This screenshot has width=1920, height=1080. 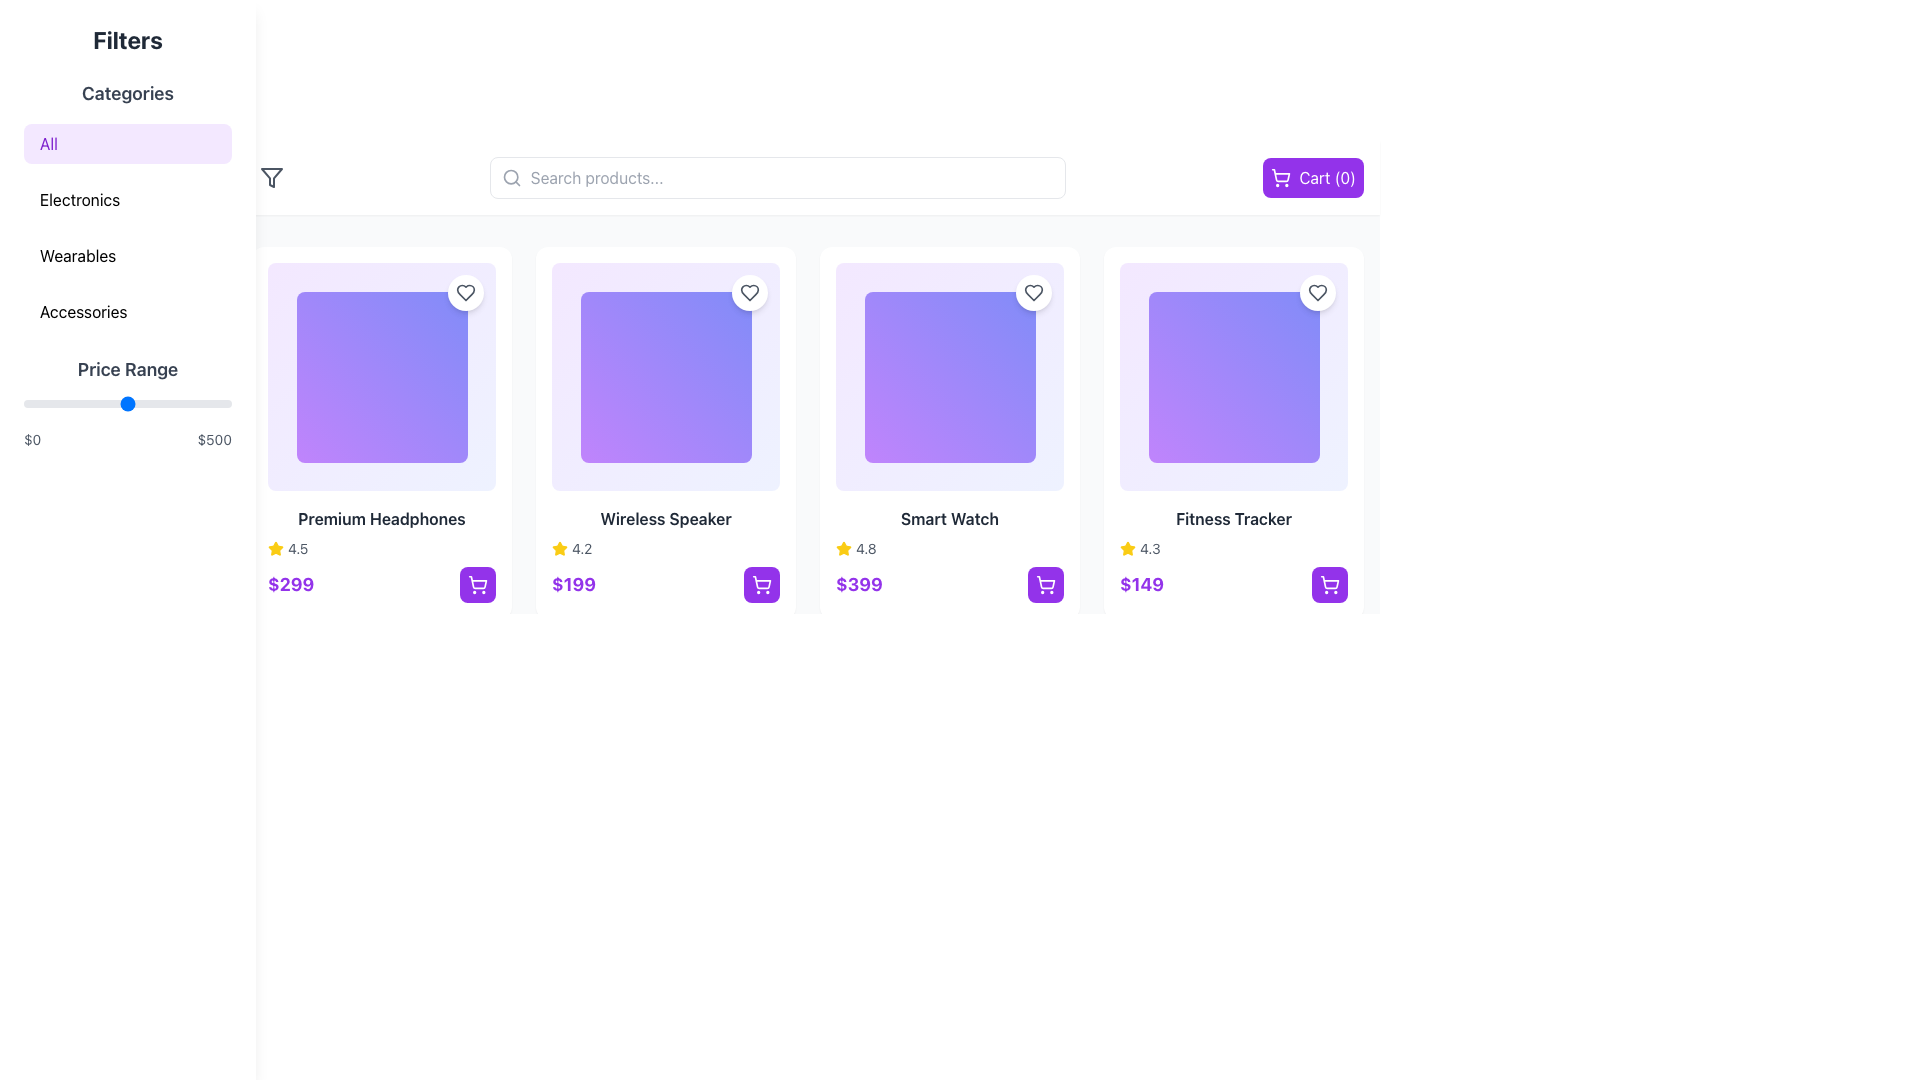 I want to click on the heart-shaped icon located in the top-right corner of the card for the 'Wireless Speaker' product, so click(x=748, y=293).